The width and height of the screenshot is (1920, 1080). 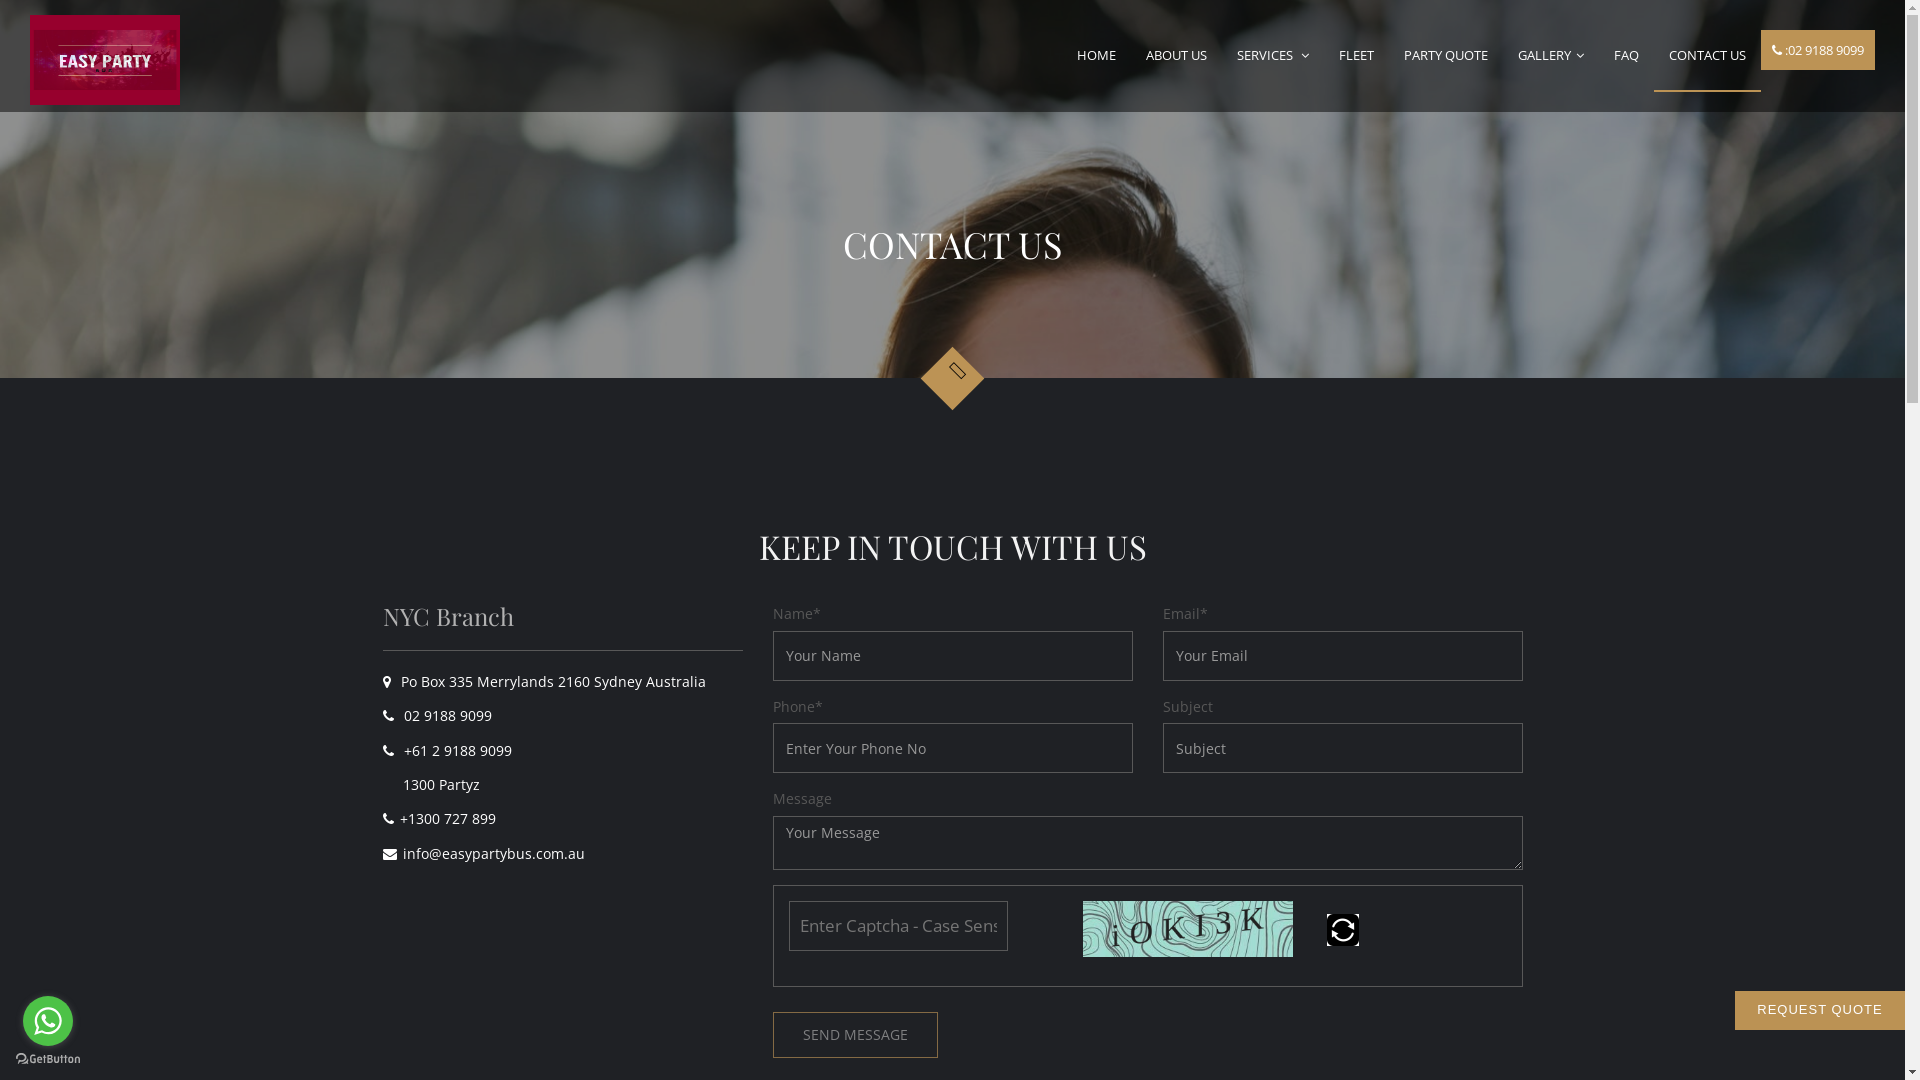 I want to click on 'FAQ', so click(x=1626, y=53).